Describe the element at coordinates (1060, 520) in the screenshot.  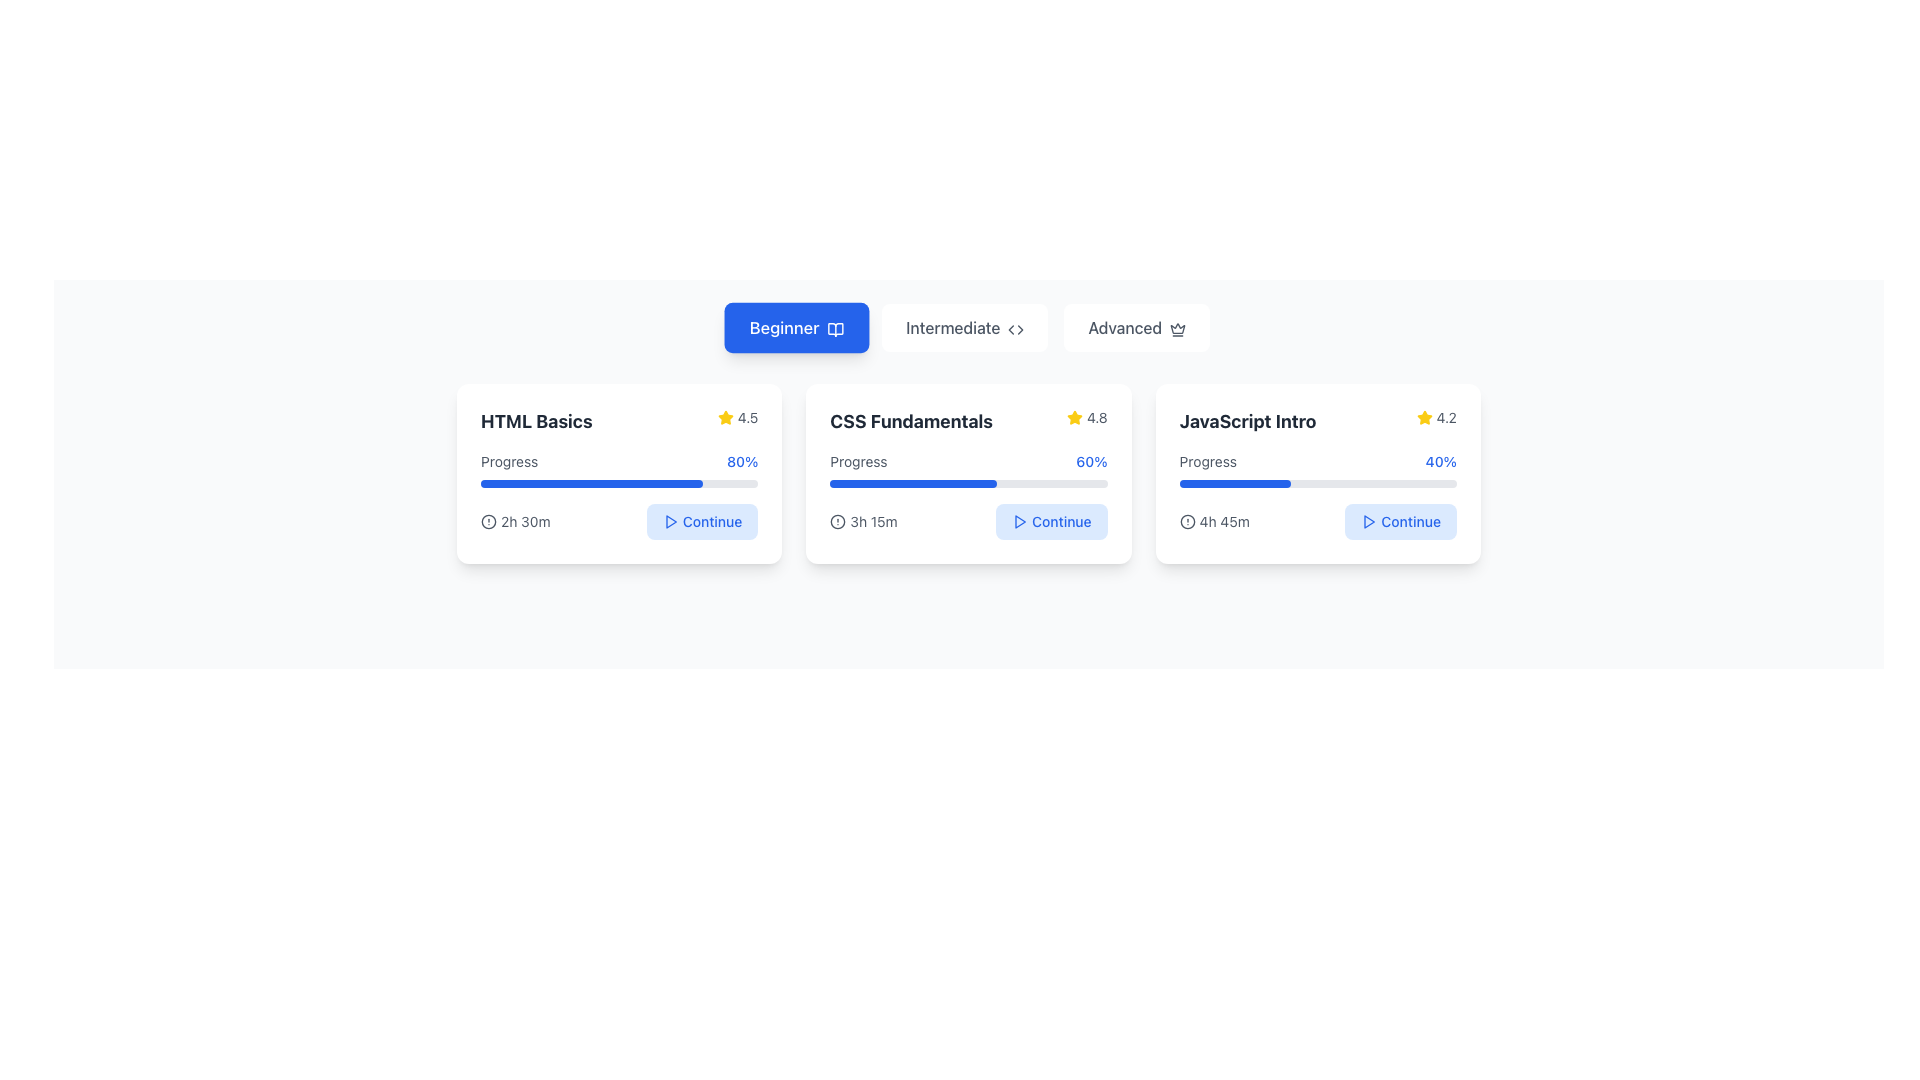
I see `the text label within the 'Continue' button in the CSS Fundamentals card, which is styled with small-sized blue text on a light blue background` at that location.